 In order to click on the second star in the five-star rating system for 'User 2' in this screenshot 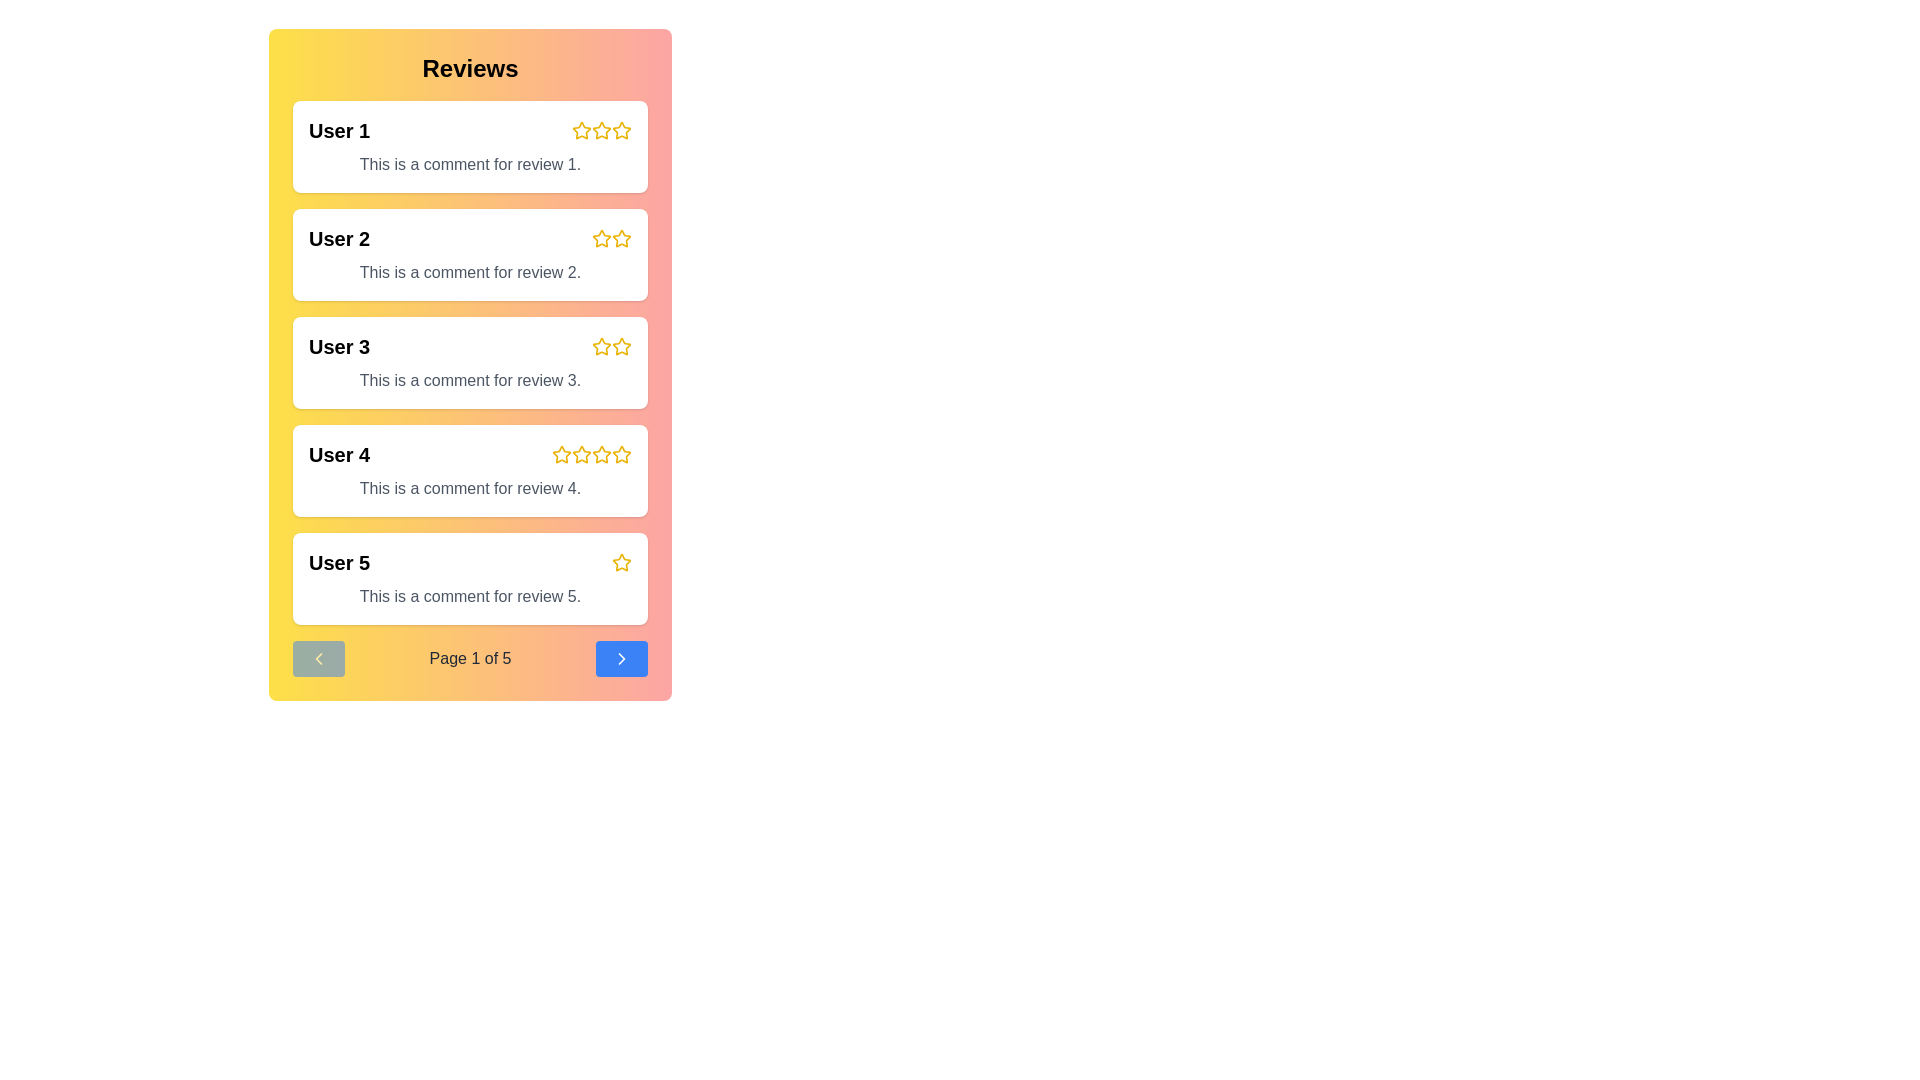, I will do `click(621, 237)`.